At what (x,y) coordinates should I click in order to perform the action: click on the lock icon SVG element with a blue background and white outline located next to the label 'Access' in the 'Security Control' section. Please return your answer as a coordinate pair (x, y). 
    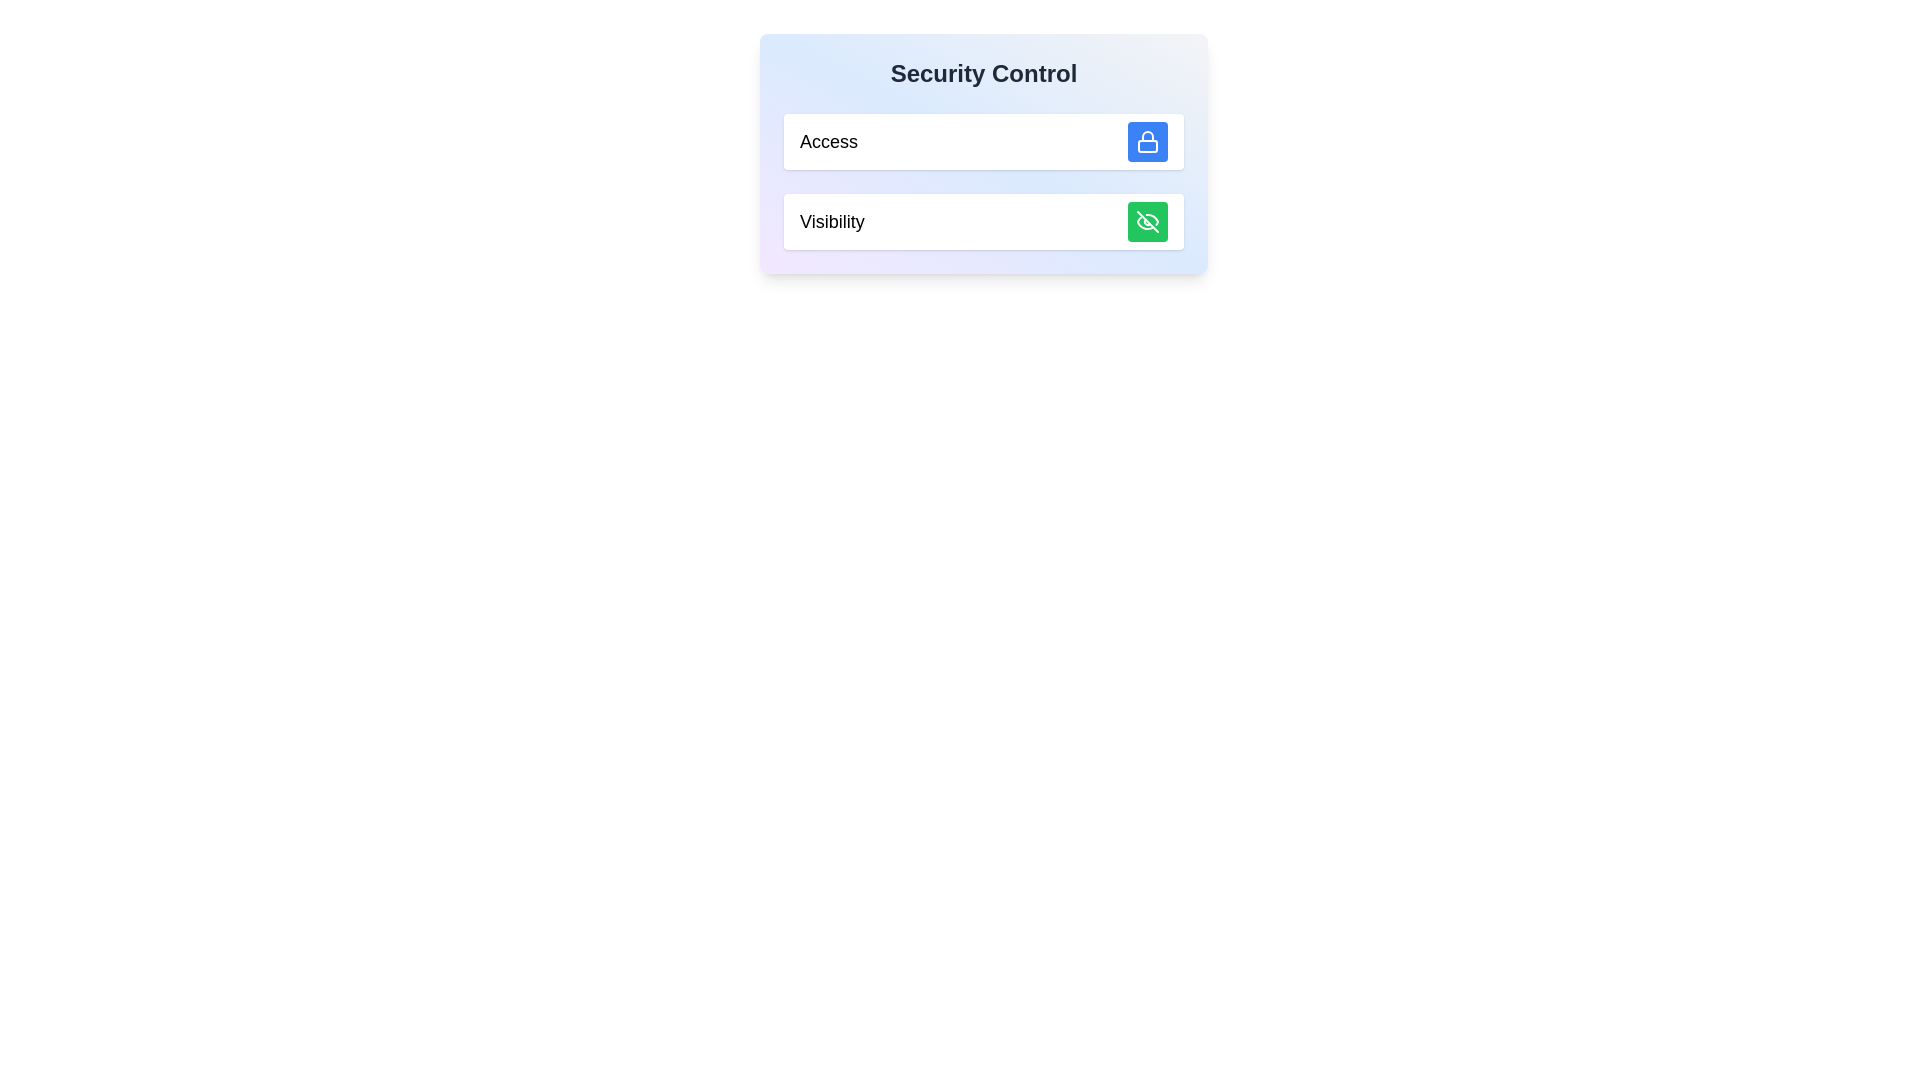
    Looking at the image, I should click on (1147, 141).